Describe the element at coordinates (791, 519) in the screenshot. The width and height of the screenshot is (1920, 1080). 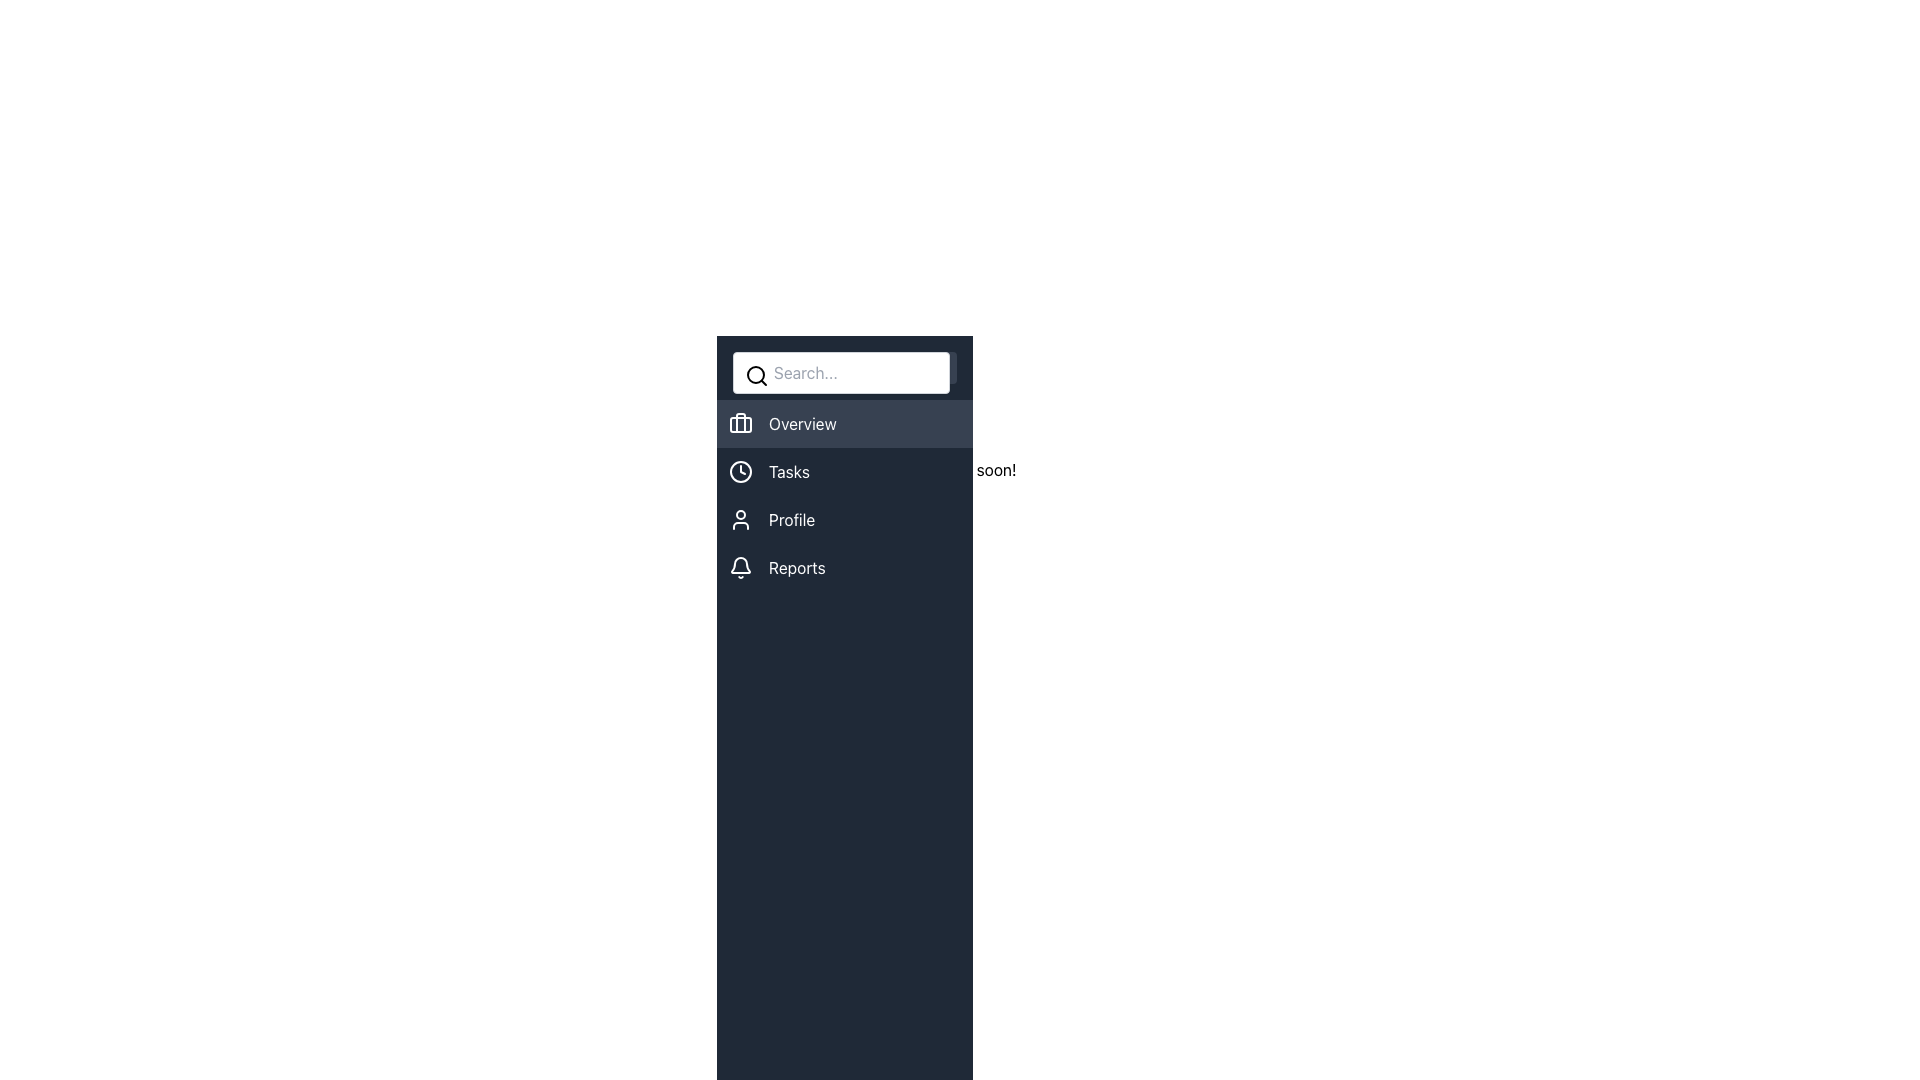
I see `the 'Profile' text label, which is styled in white font over a dark background and is located in the vertical navigation menu between 'Tasks' and 'Reports'` at that location.